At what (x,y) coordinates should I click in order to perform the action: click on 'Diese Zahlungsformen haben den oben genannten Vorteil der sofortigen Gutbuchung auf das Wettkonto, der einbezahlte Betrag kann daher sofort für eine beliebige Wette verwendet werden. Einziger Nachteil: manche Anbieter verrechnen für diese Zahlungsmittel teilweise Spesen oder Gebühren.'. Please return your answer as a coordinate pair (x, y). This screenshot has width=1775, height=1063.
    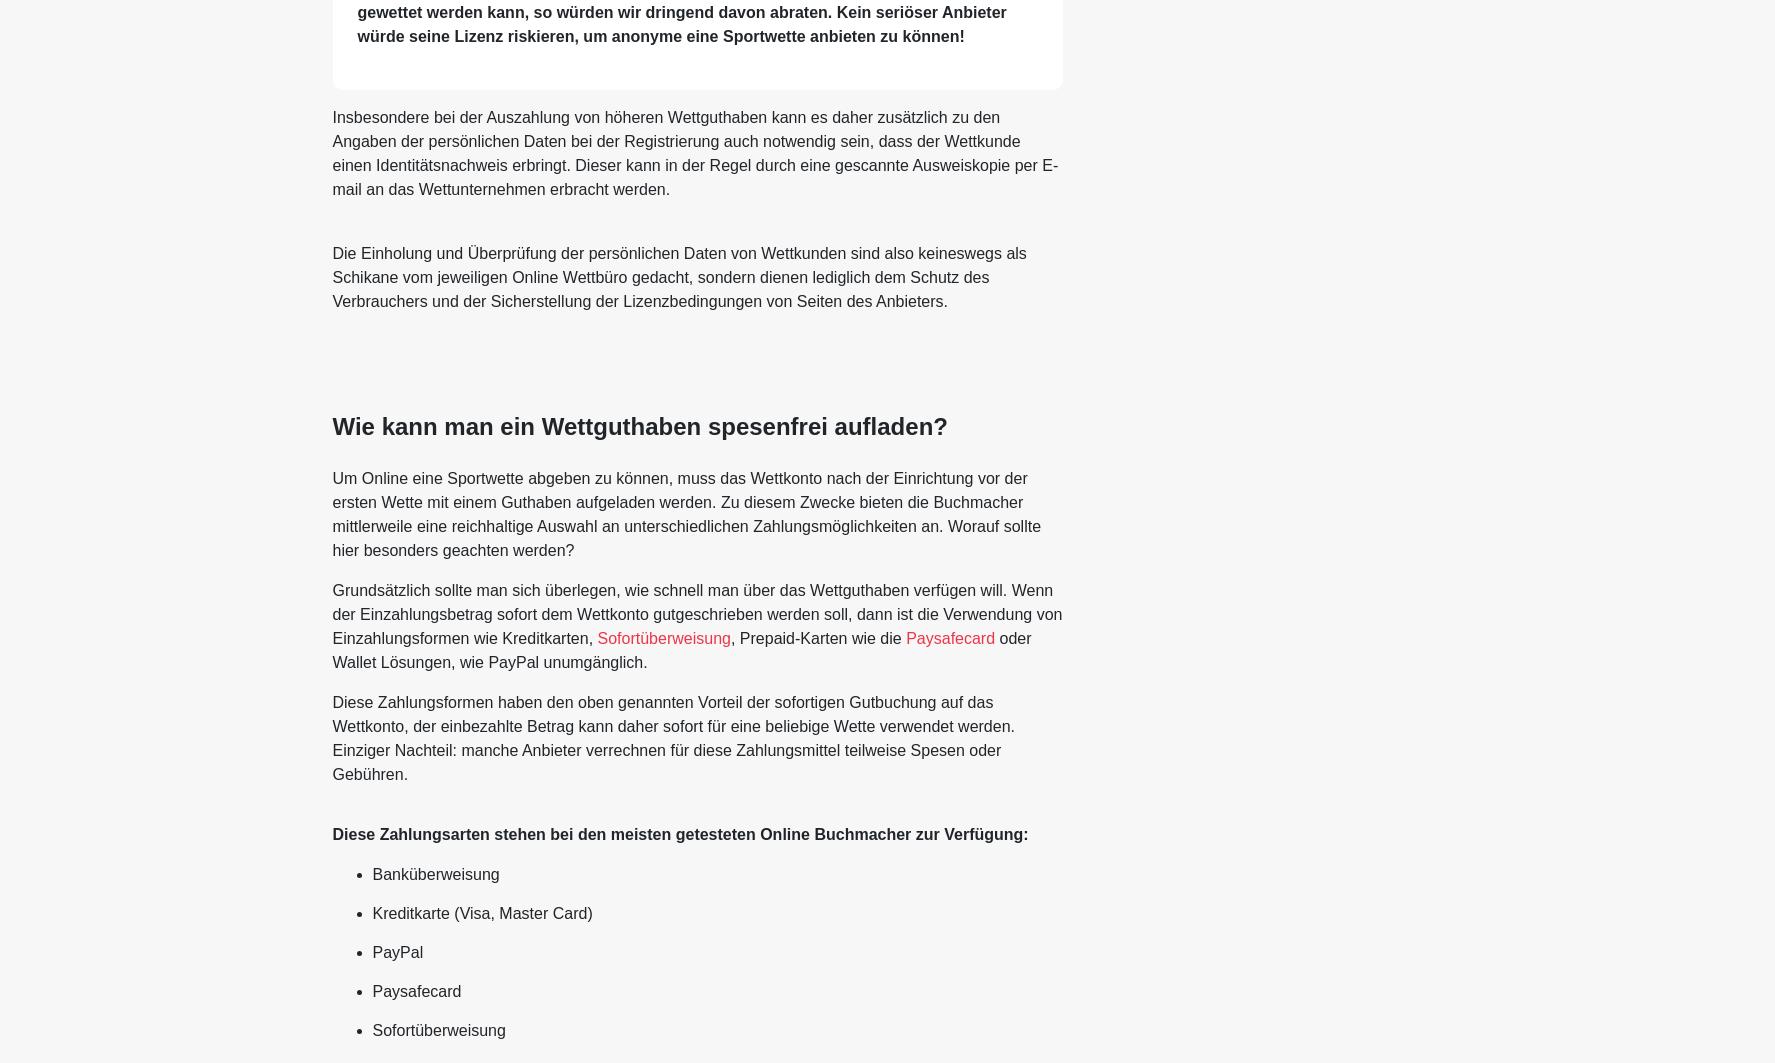
    Looking at the image, I should click on (672, 736).